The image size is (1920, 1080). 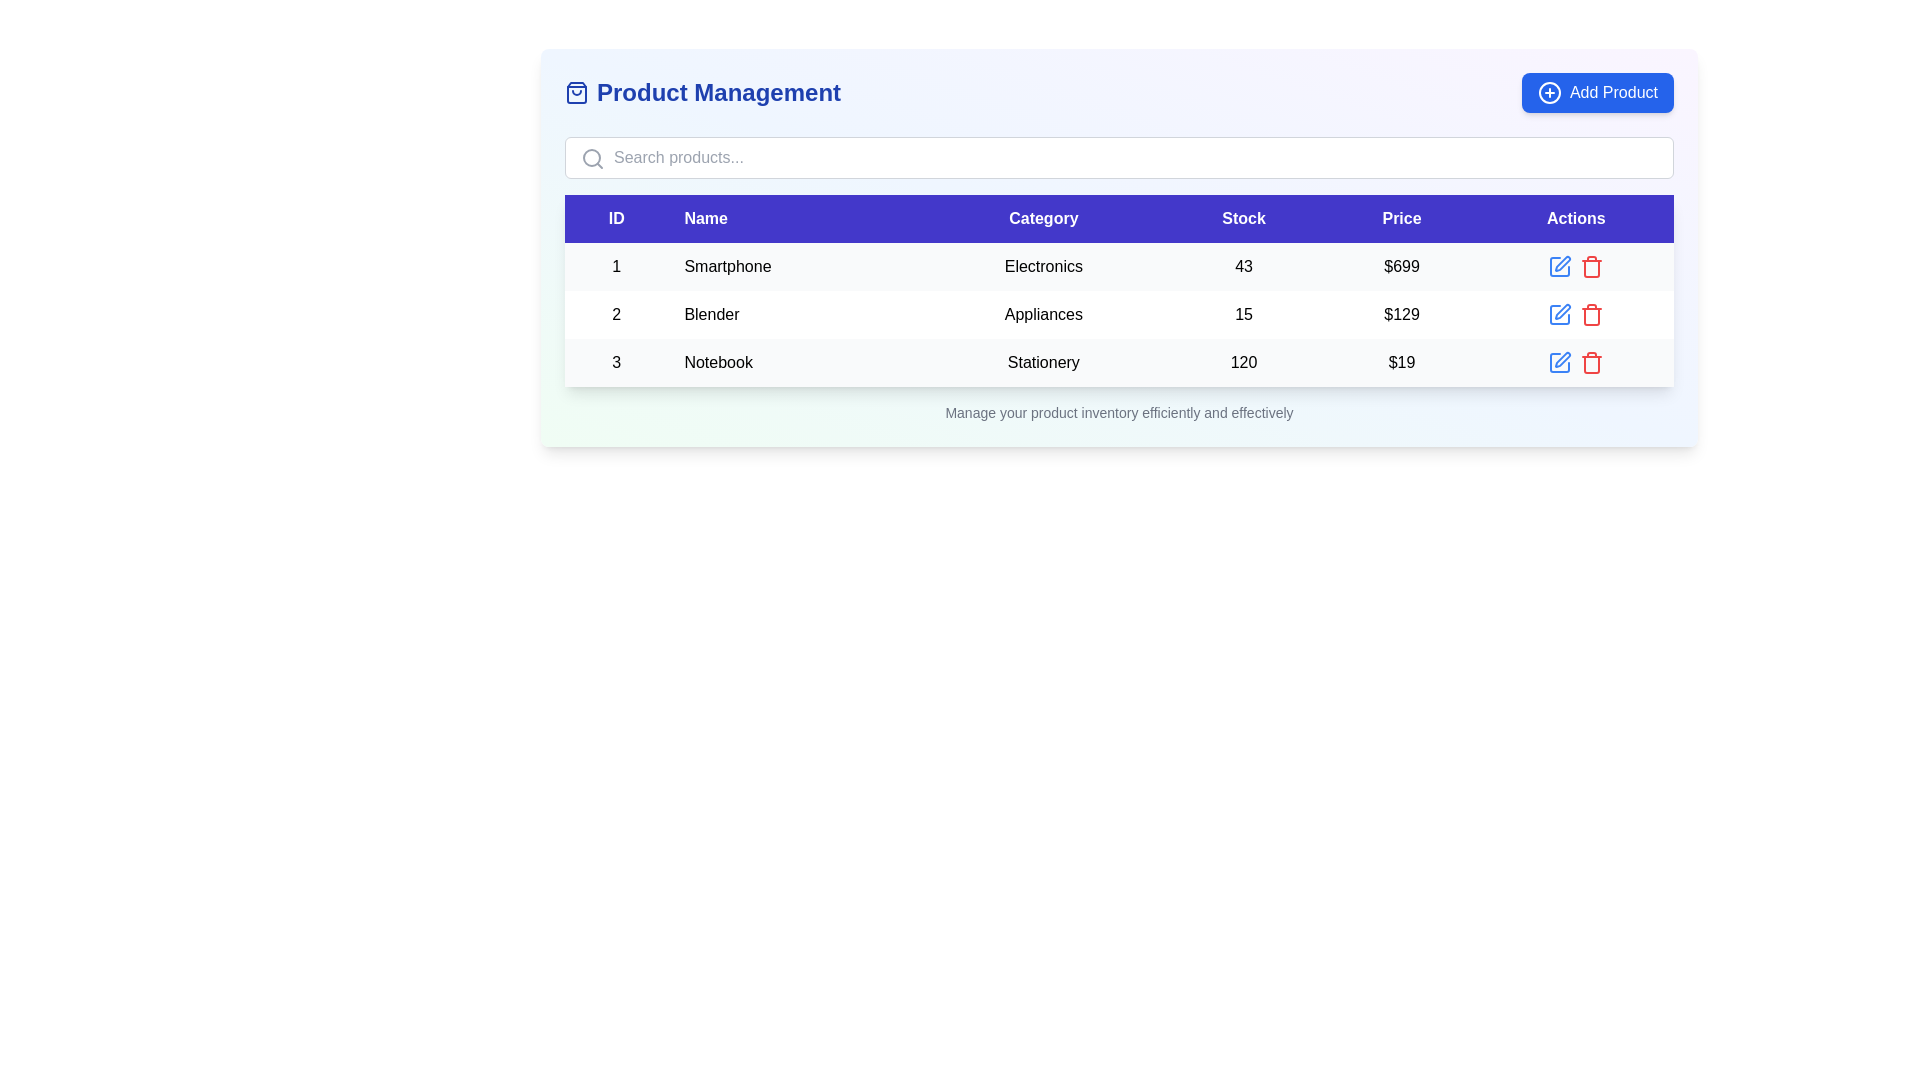 I want to click on the static text element displaying the numeric '2' in bold, located in the first column of the second row of a visible table, so click(x=615, y=315).